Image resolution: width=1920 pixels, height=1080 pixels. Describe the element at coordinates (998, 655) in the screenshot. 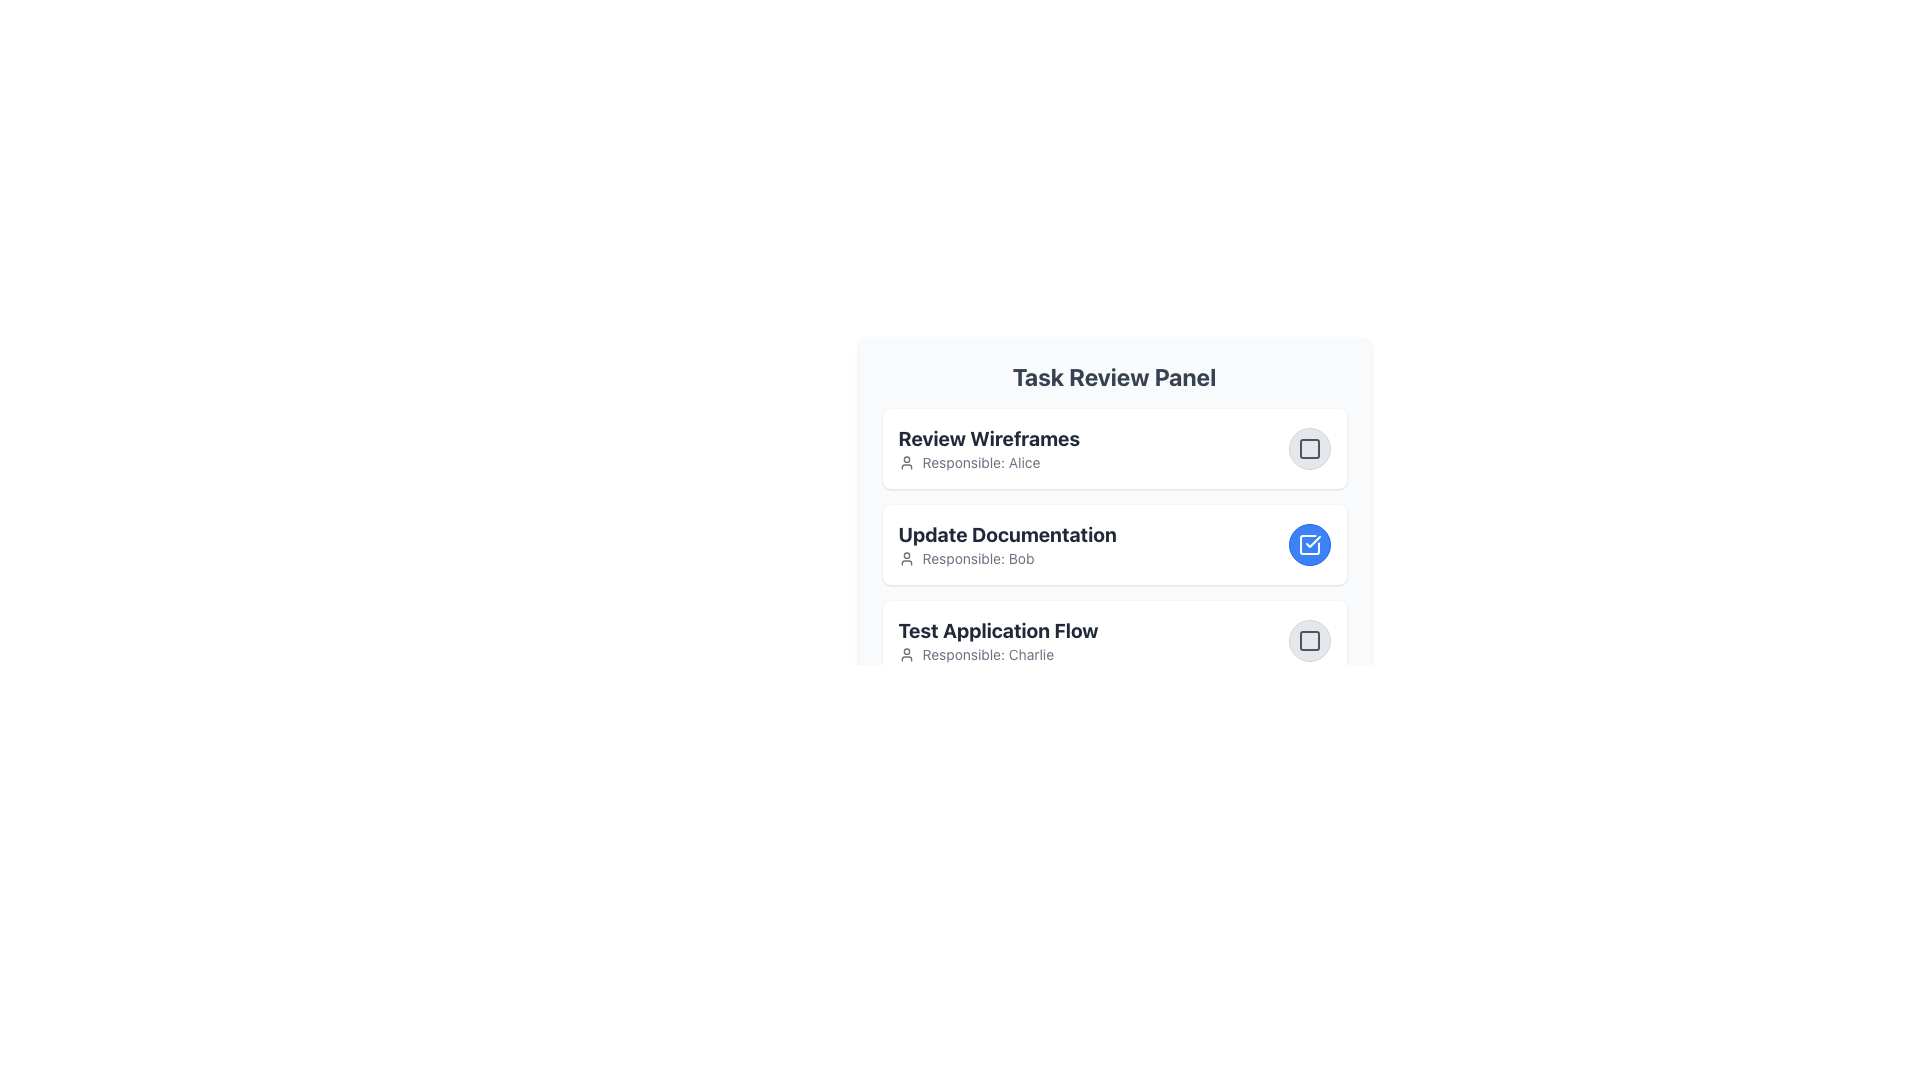

I see `the informational text element identifying the individual responsible for the task, 'Charlie', located under the title 'Test Application Flow' in the third section of the listed tasks` at that location.